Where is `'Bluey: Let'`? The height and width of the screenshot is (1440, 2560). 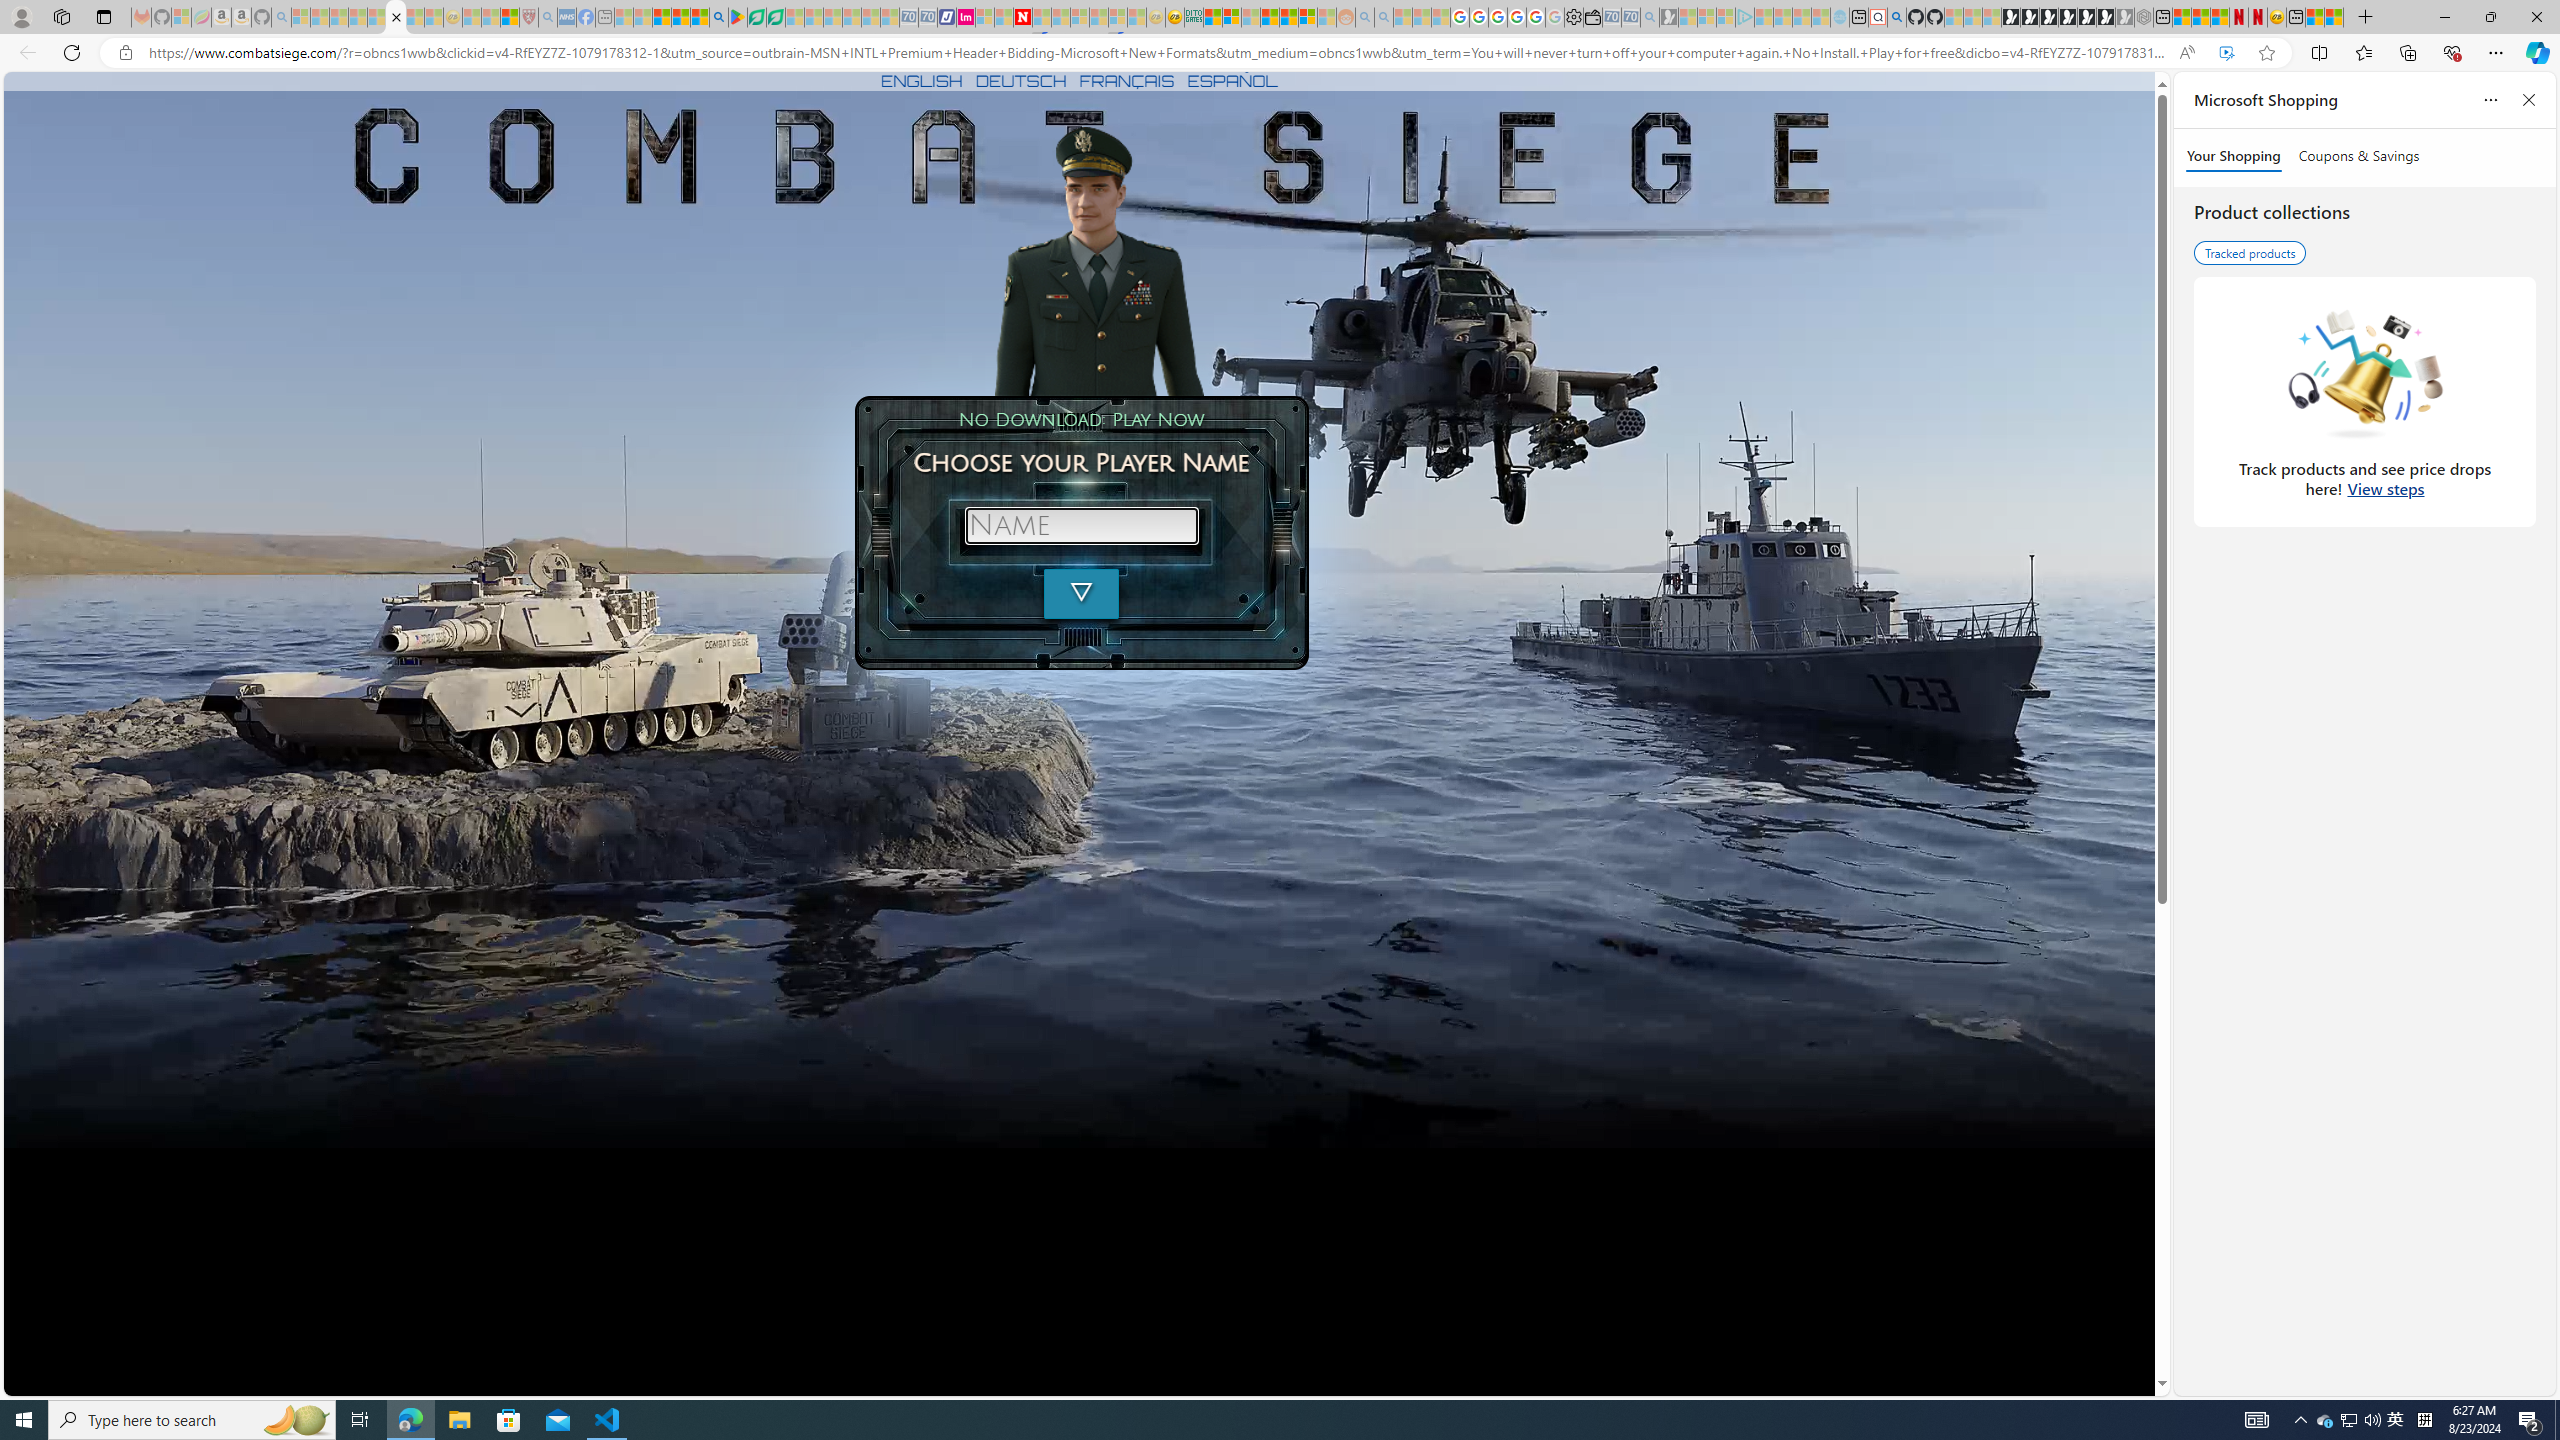 'Bluey: Let' is located at coordinates (737, 16).